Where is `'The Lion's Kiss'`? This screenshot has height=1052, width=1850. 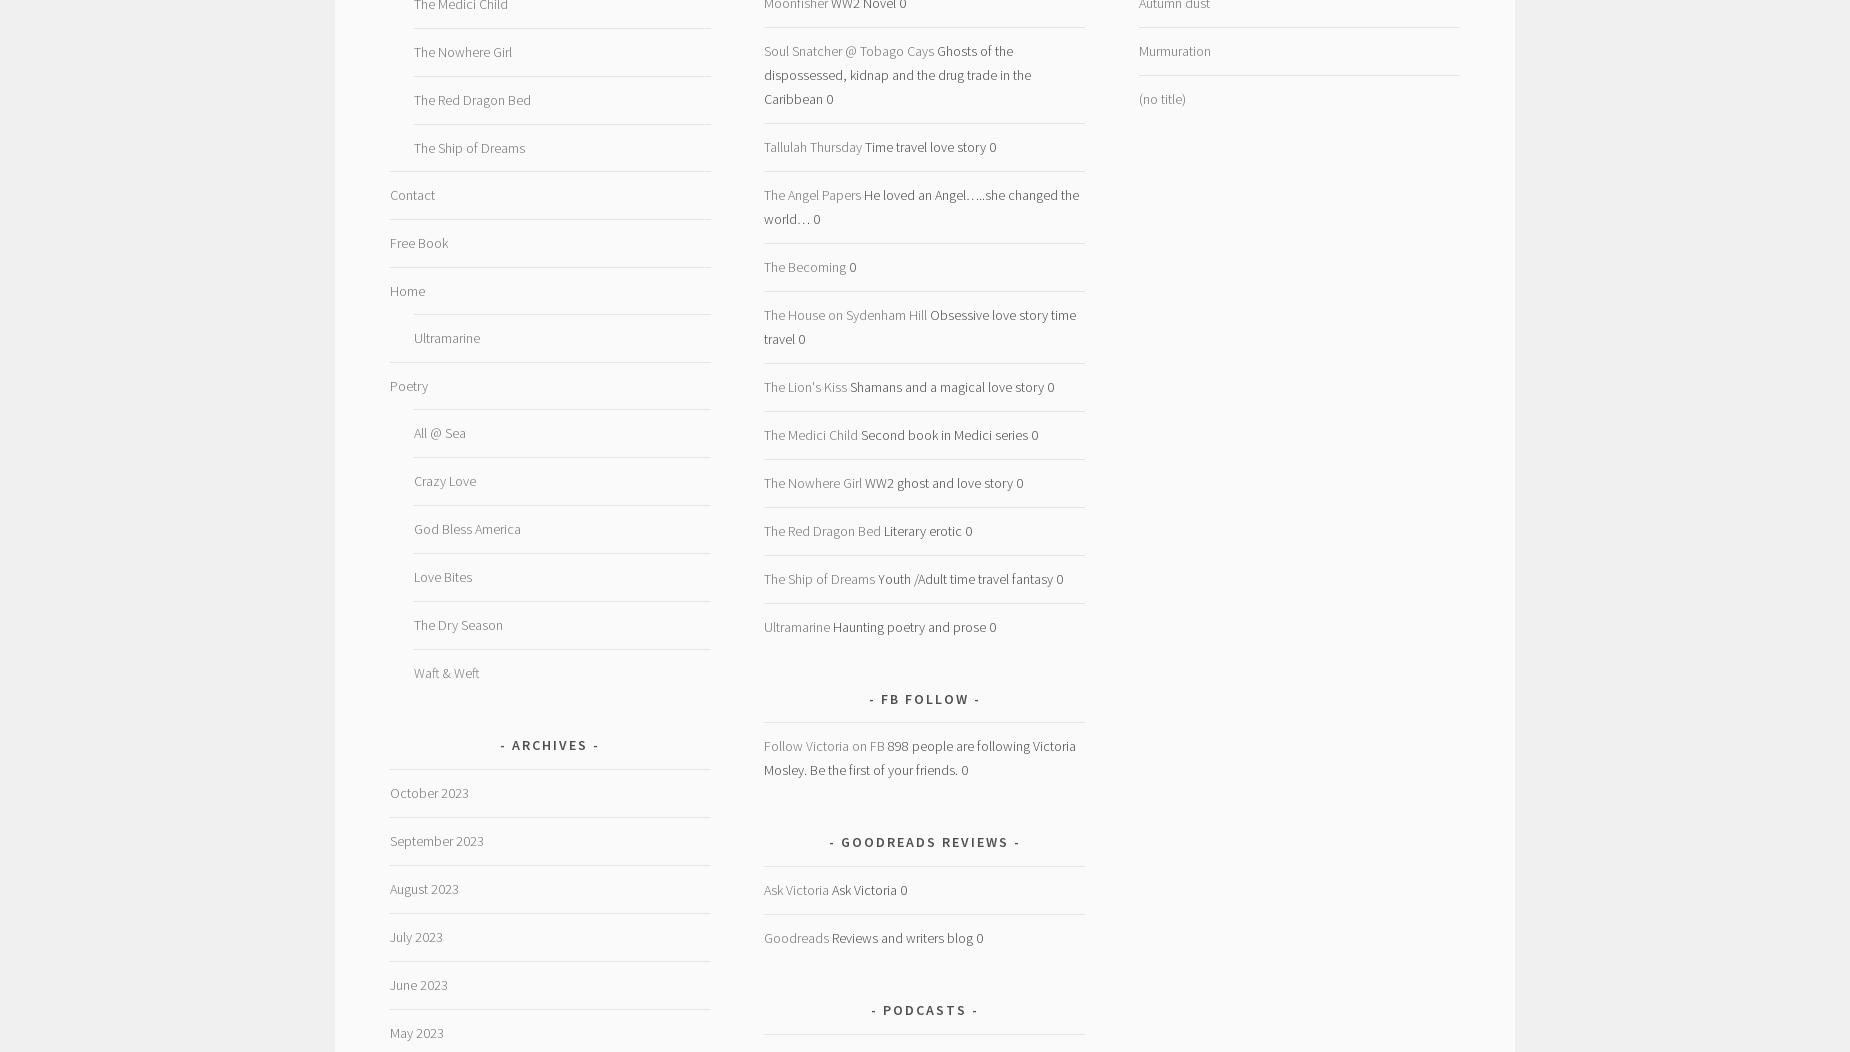
'The Lion's Kiss' is located at coordinates (764, 385).